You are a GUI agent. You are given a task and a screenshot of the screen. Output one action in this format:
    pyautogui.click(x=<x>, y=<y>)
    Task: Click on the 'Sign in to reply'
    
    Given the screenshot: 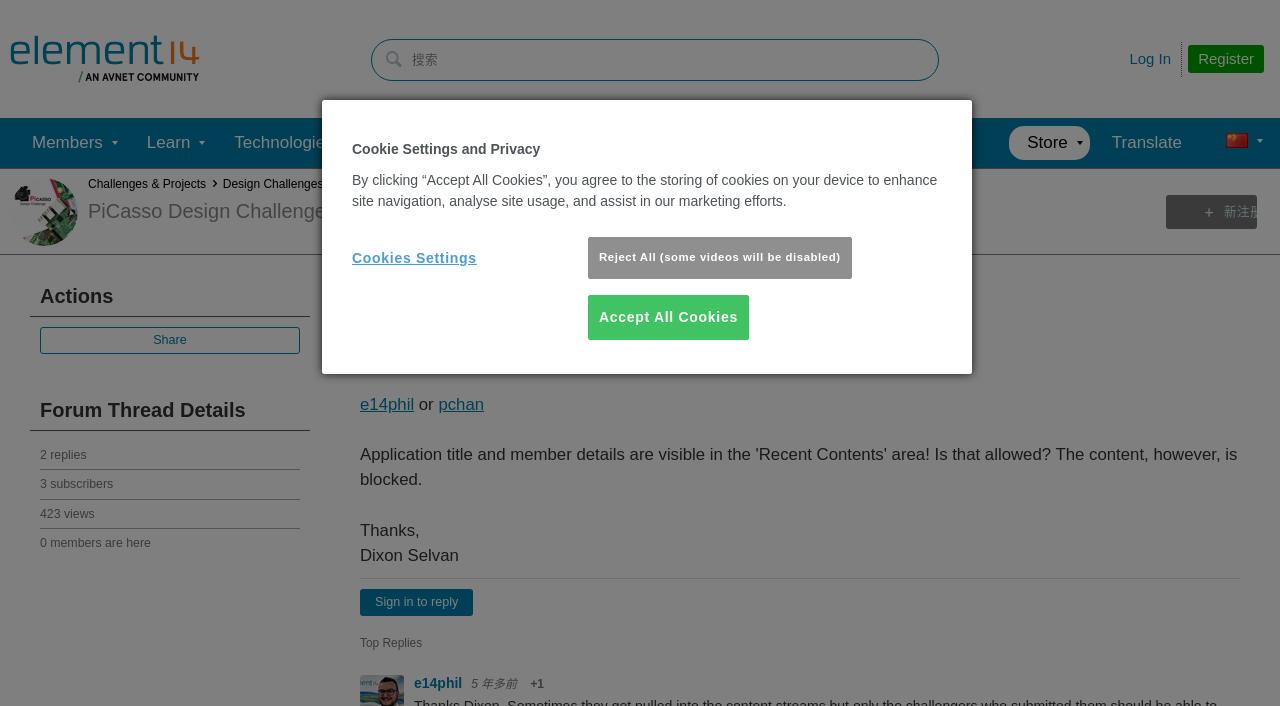 What is the action you would take?
    pyautogui.click(x=375, y=600)
    